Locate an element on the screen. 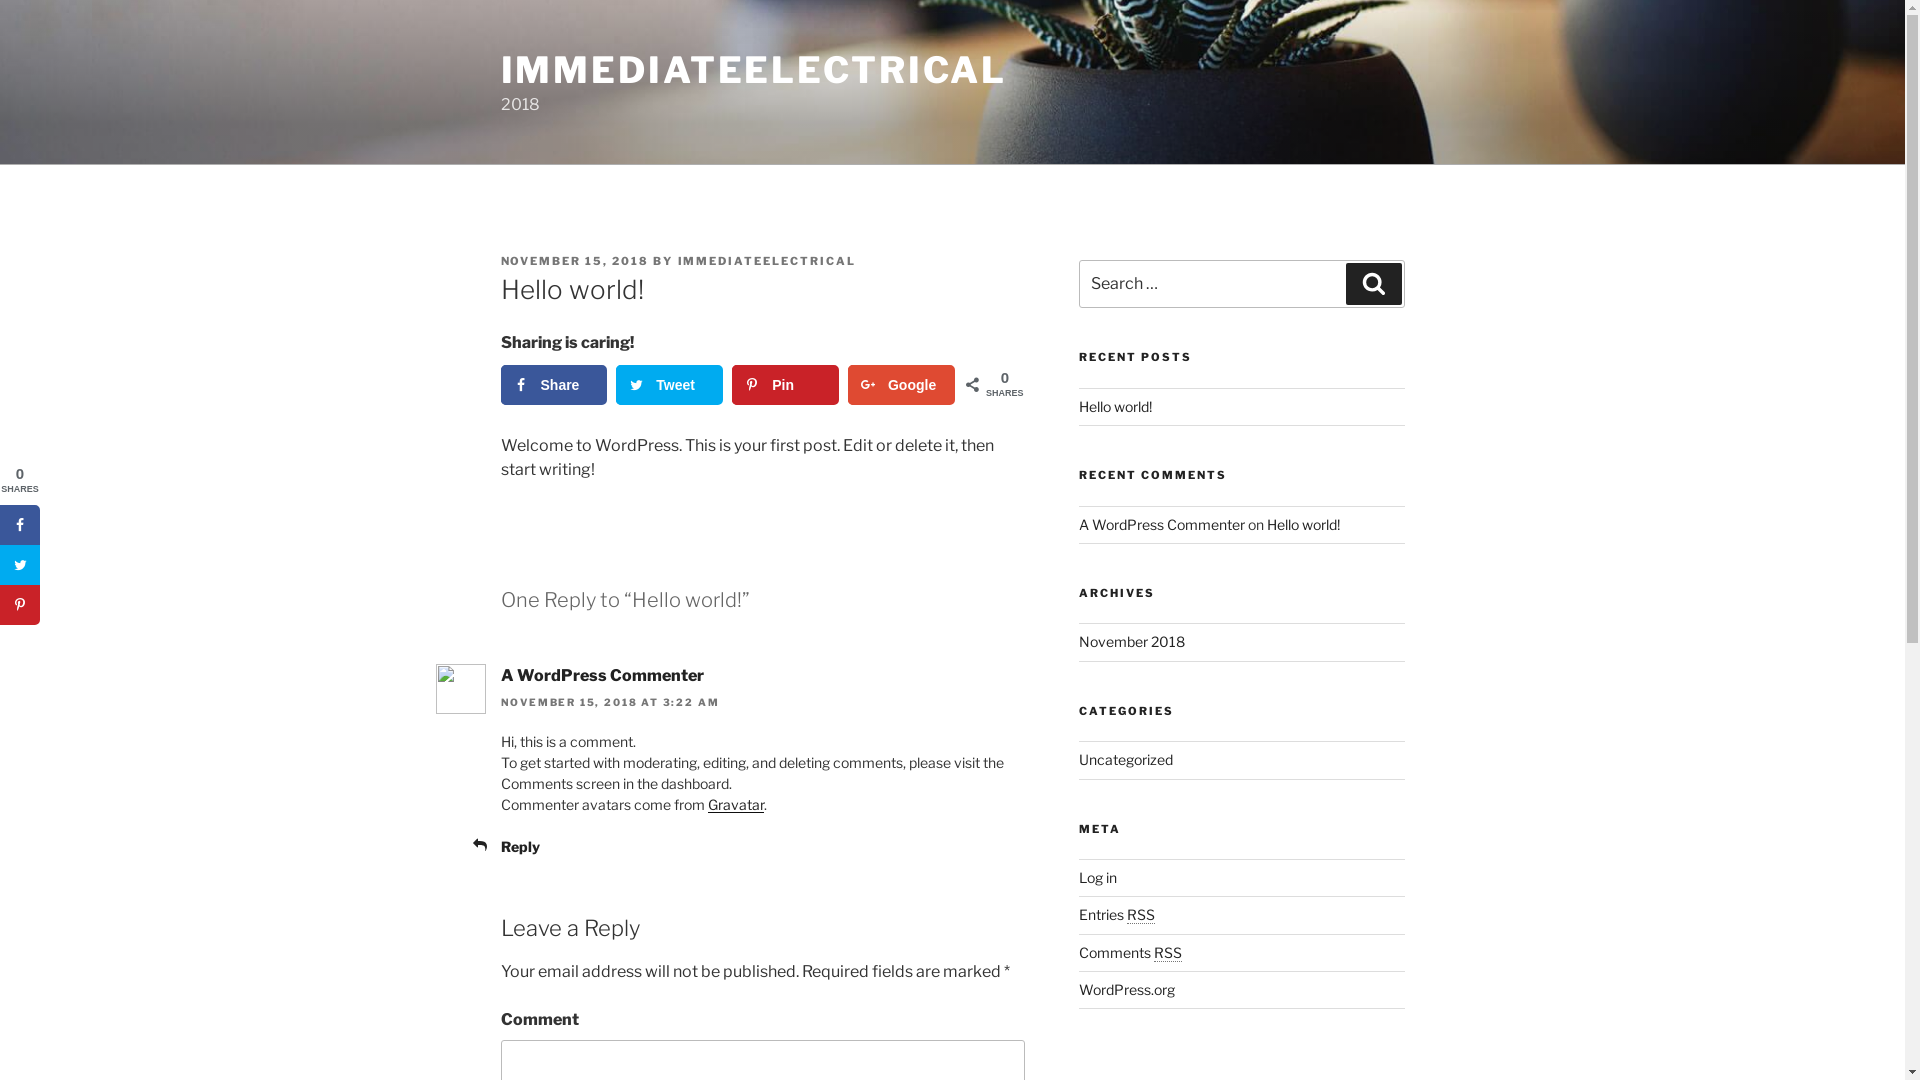 The width and height of the screenshot is (1920, 1080). 'Skip to content' is located at coordinates (0, 0).